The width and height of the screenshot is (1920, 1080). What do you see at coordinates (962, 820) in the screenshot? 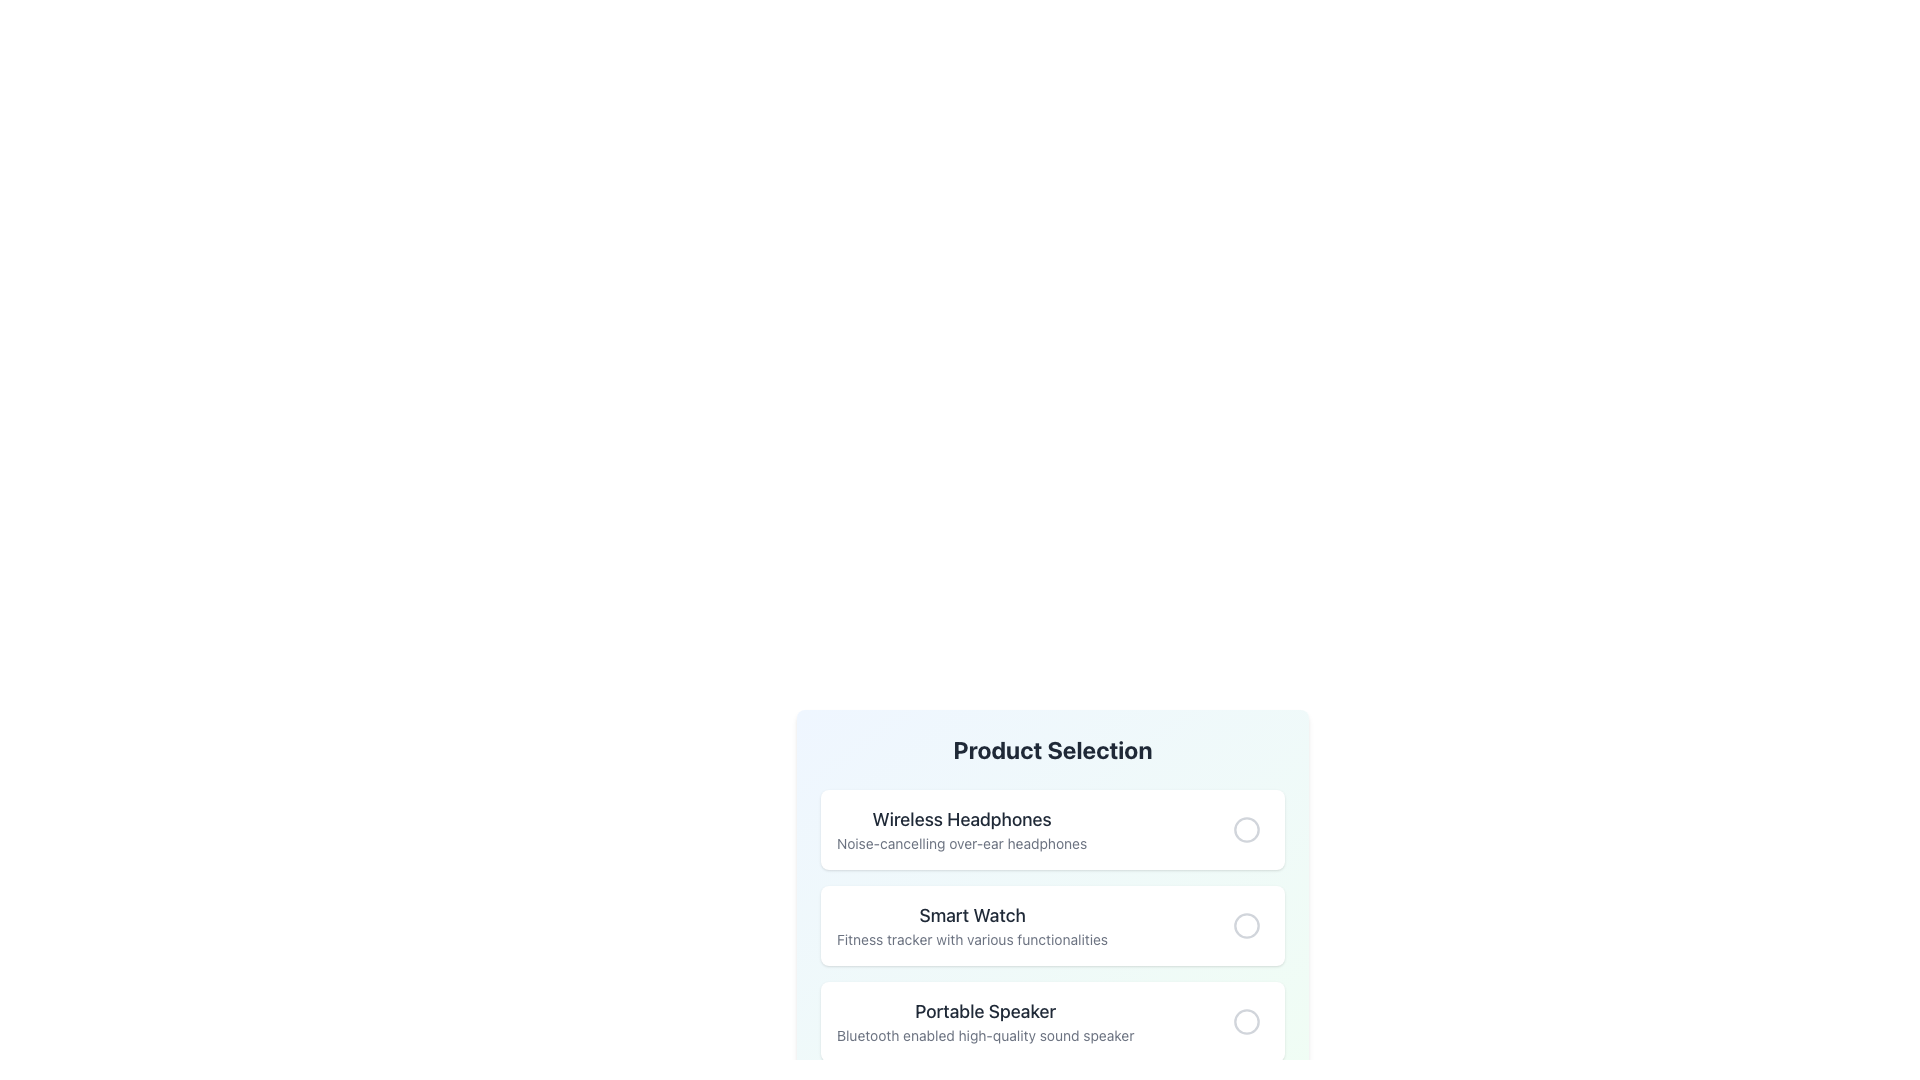
I see `the text label that describes the product 'Wireless Headphones', which is located at the top of a card section in a vertical list of options` at bounding box center [962, 820].